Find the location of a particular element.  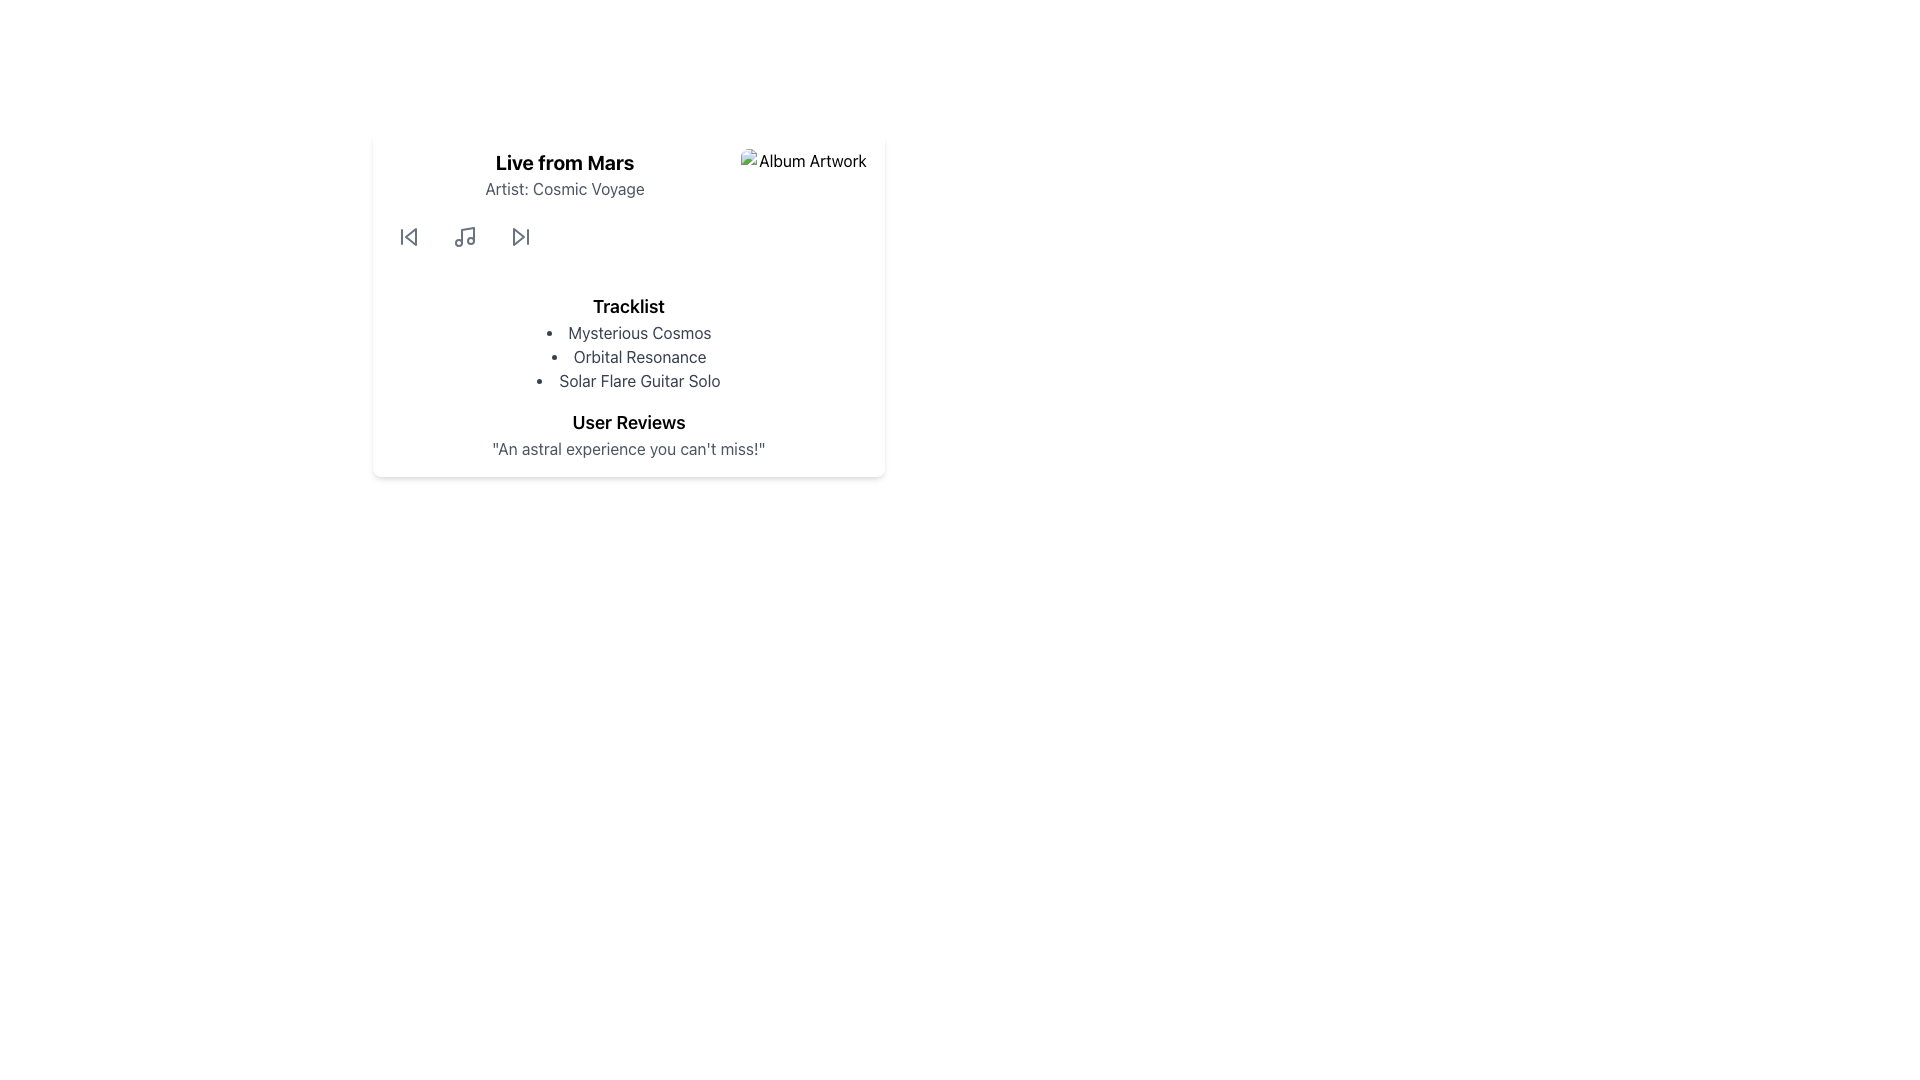

the vertical line and curve defining the stem of the music note SVG icon, which is centrally positioned within the music icon and flanked by note heads is located at coordinates (466, 234).